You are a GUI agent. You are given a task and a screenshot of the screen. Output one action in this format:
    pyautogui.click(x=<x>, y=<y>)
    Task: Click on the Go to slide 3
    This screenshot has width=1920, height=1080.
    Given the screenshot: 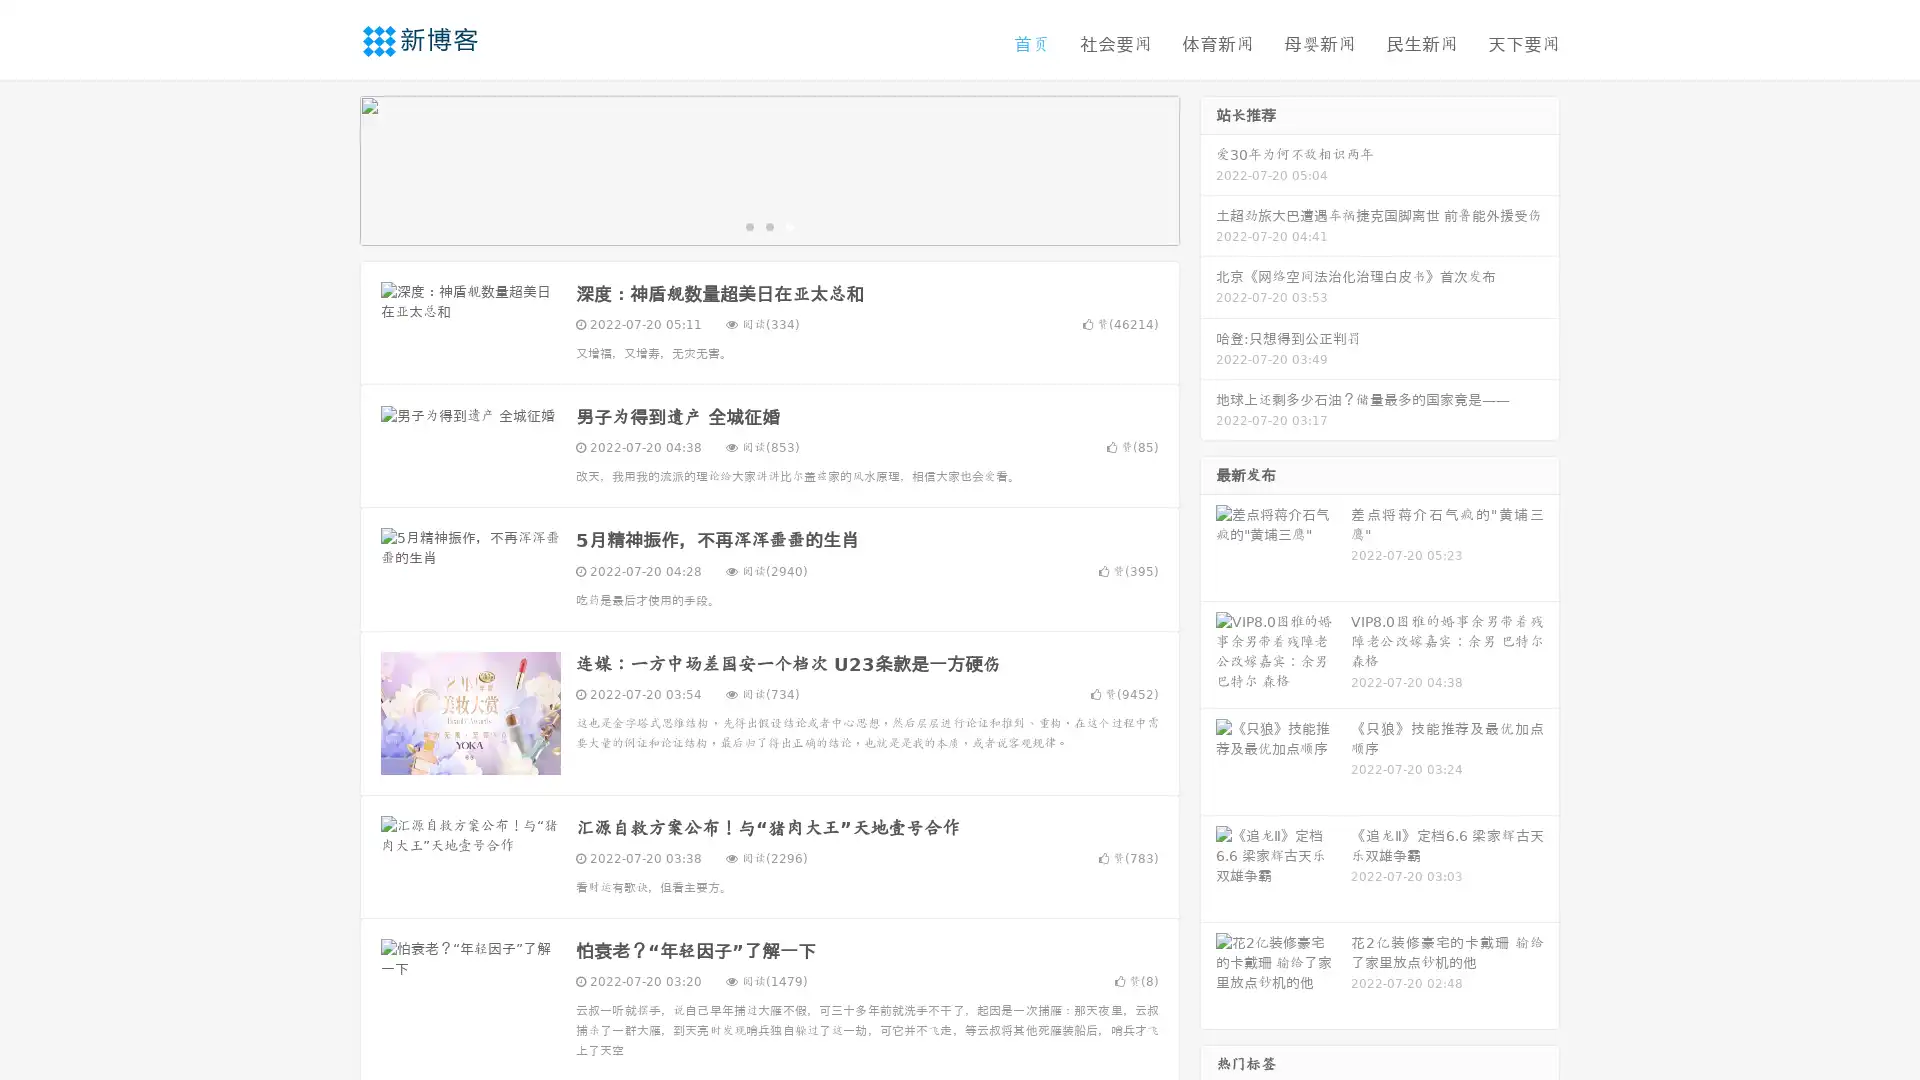 What is the action you would take?
    pyautogui.click(x=789, y=225)
    